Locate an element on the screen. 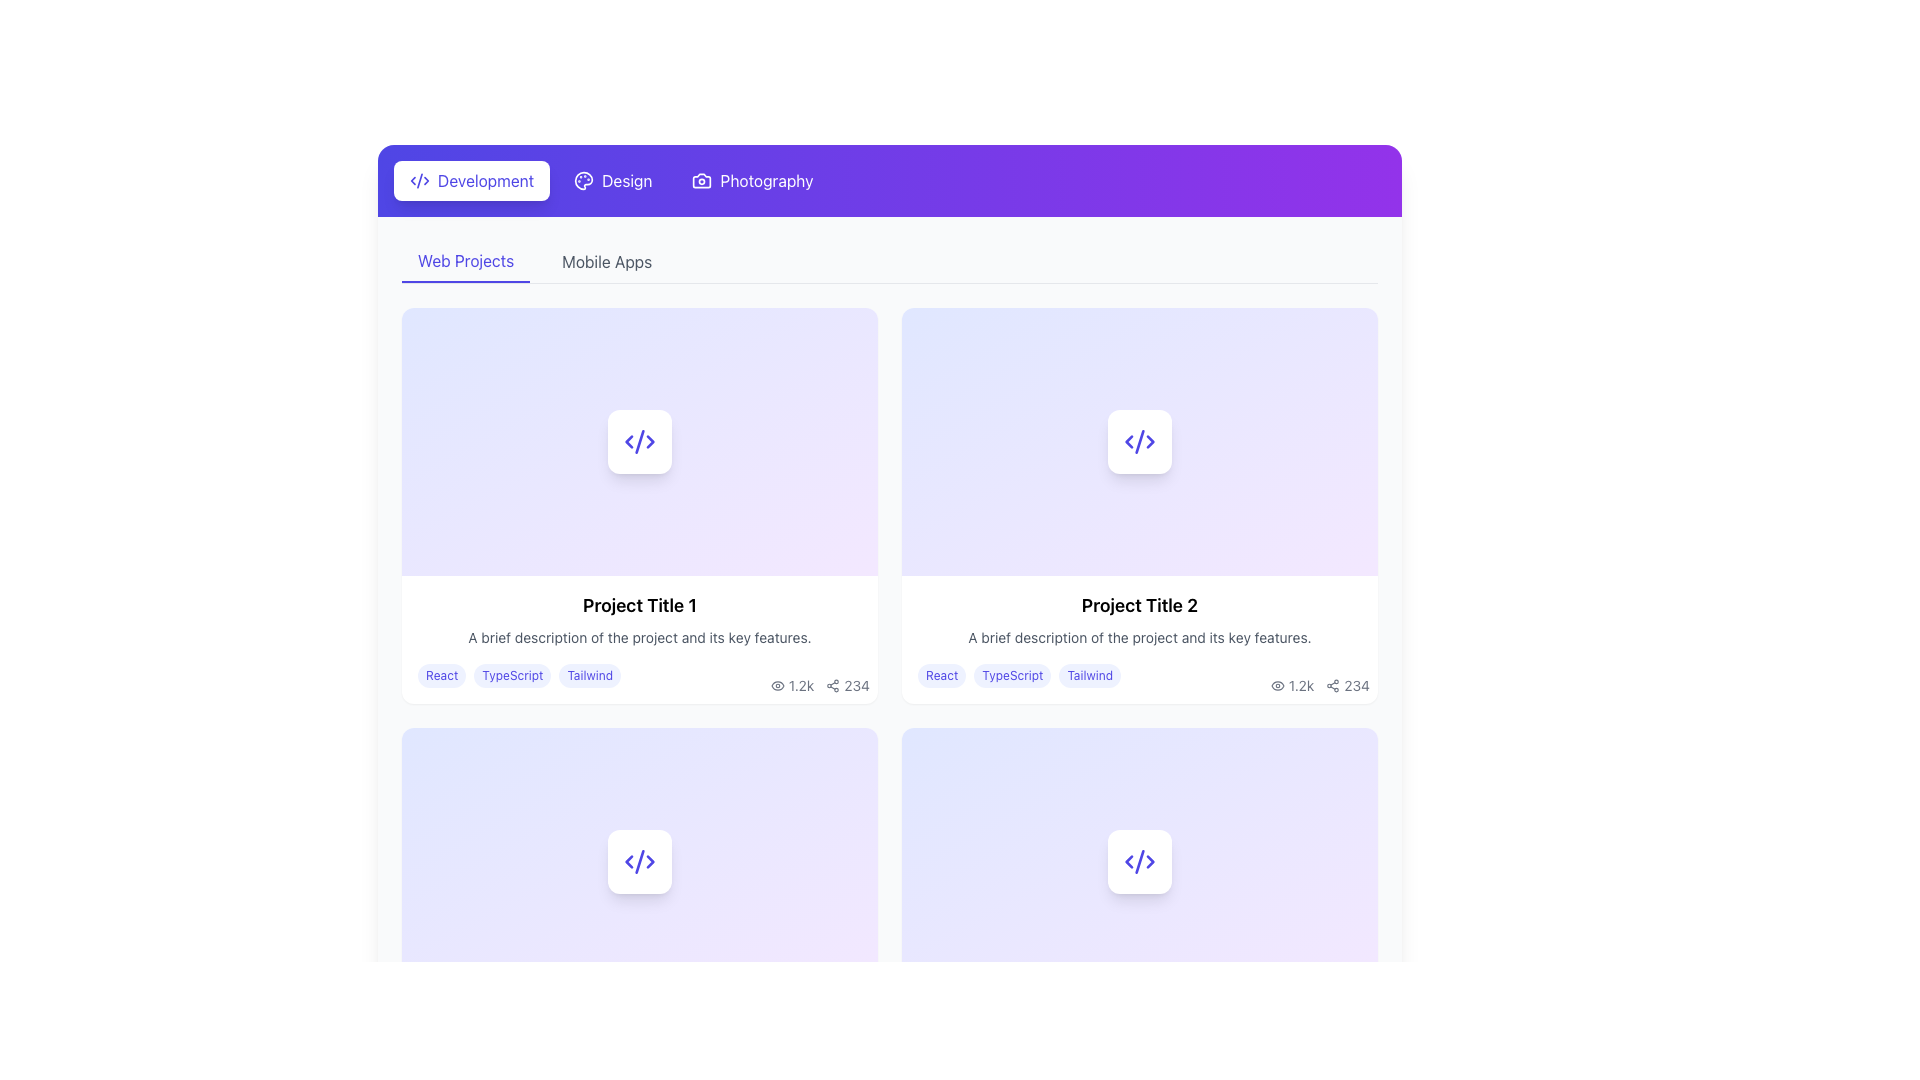 Image resolution: width=1920 pixels, height=1080 pixels. the Thumbnail with decorative content that features coding tags, located in the third column and second row of the grid layout under 'Project Title 4' in the 'Web Projects' section is located at coordinates (1140, 859).